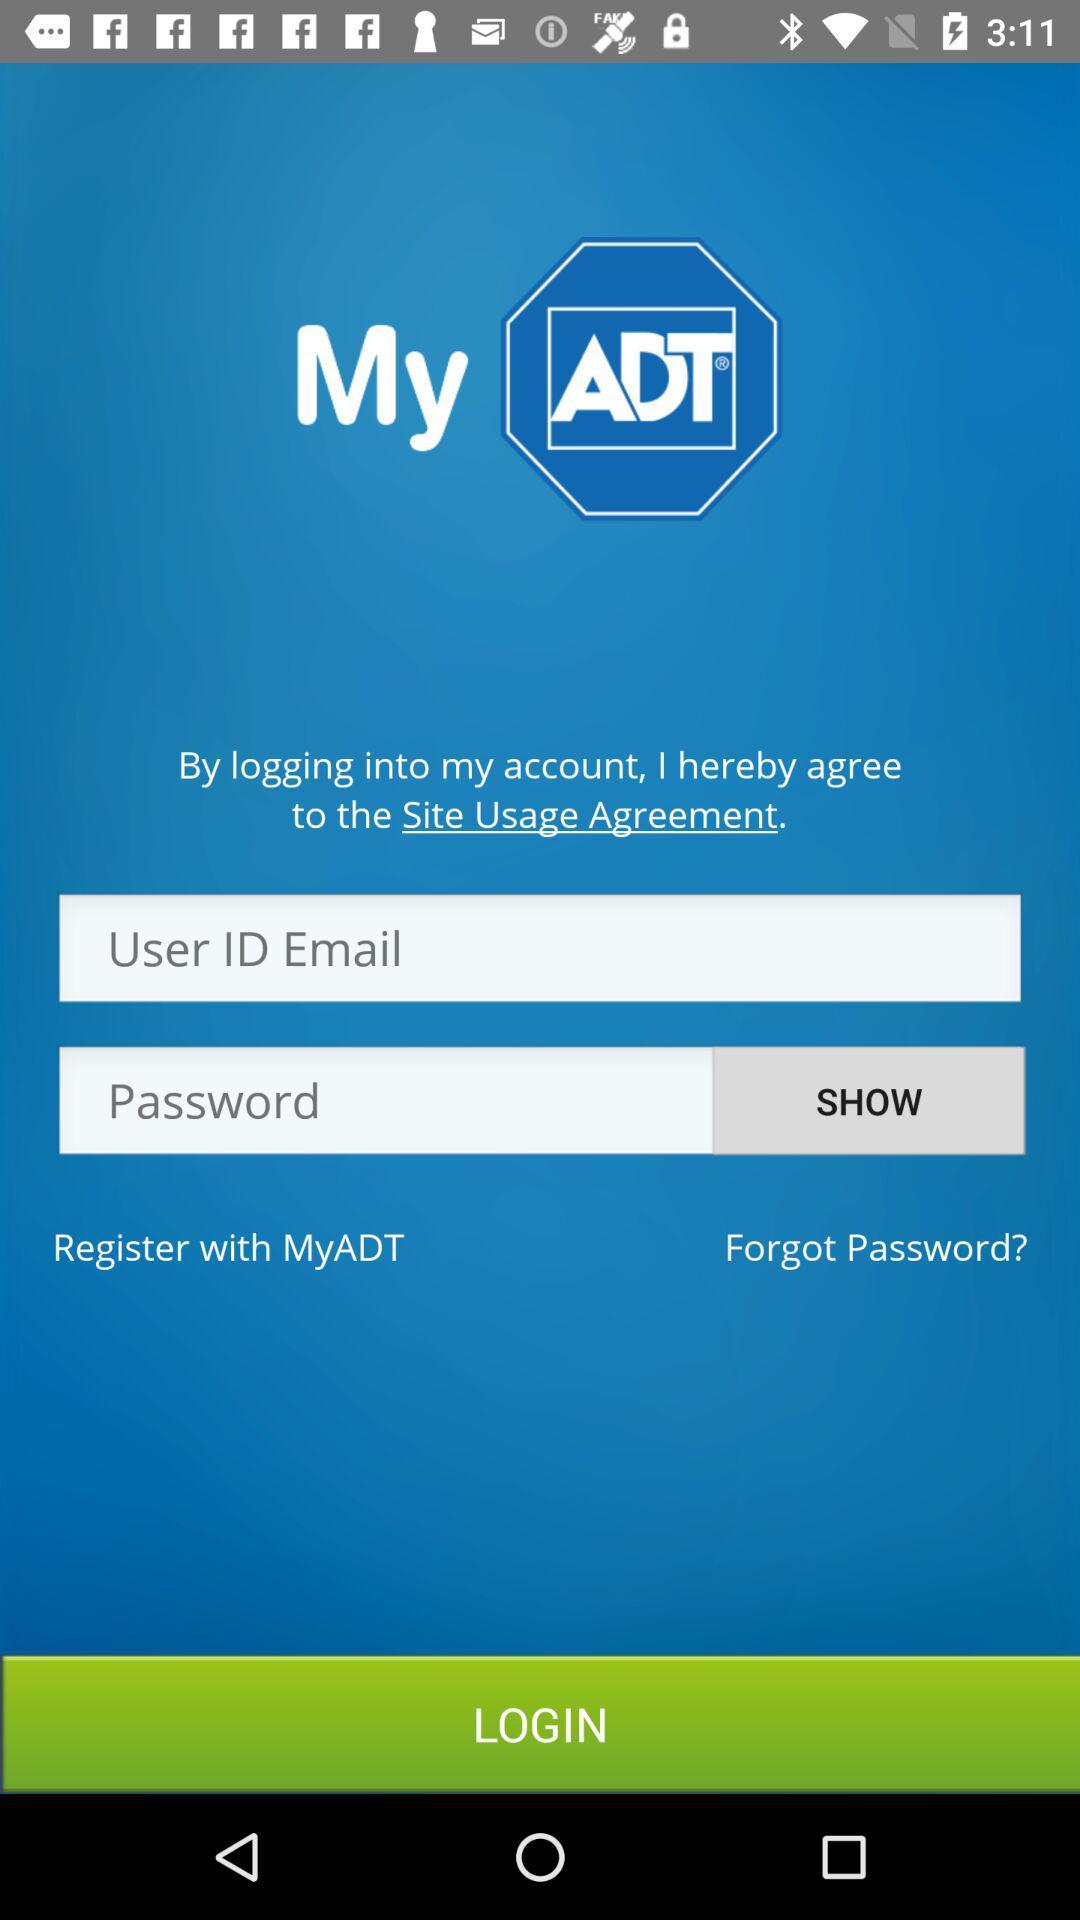  What do you see at coordinates (227, 1245) in the screenshot?
I see `the item next to the forgot password?` at bounding box center [227, 1245].